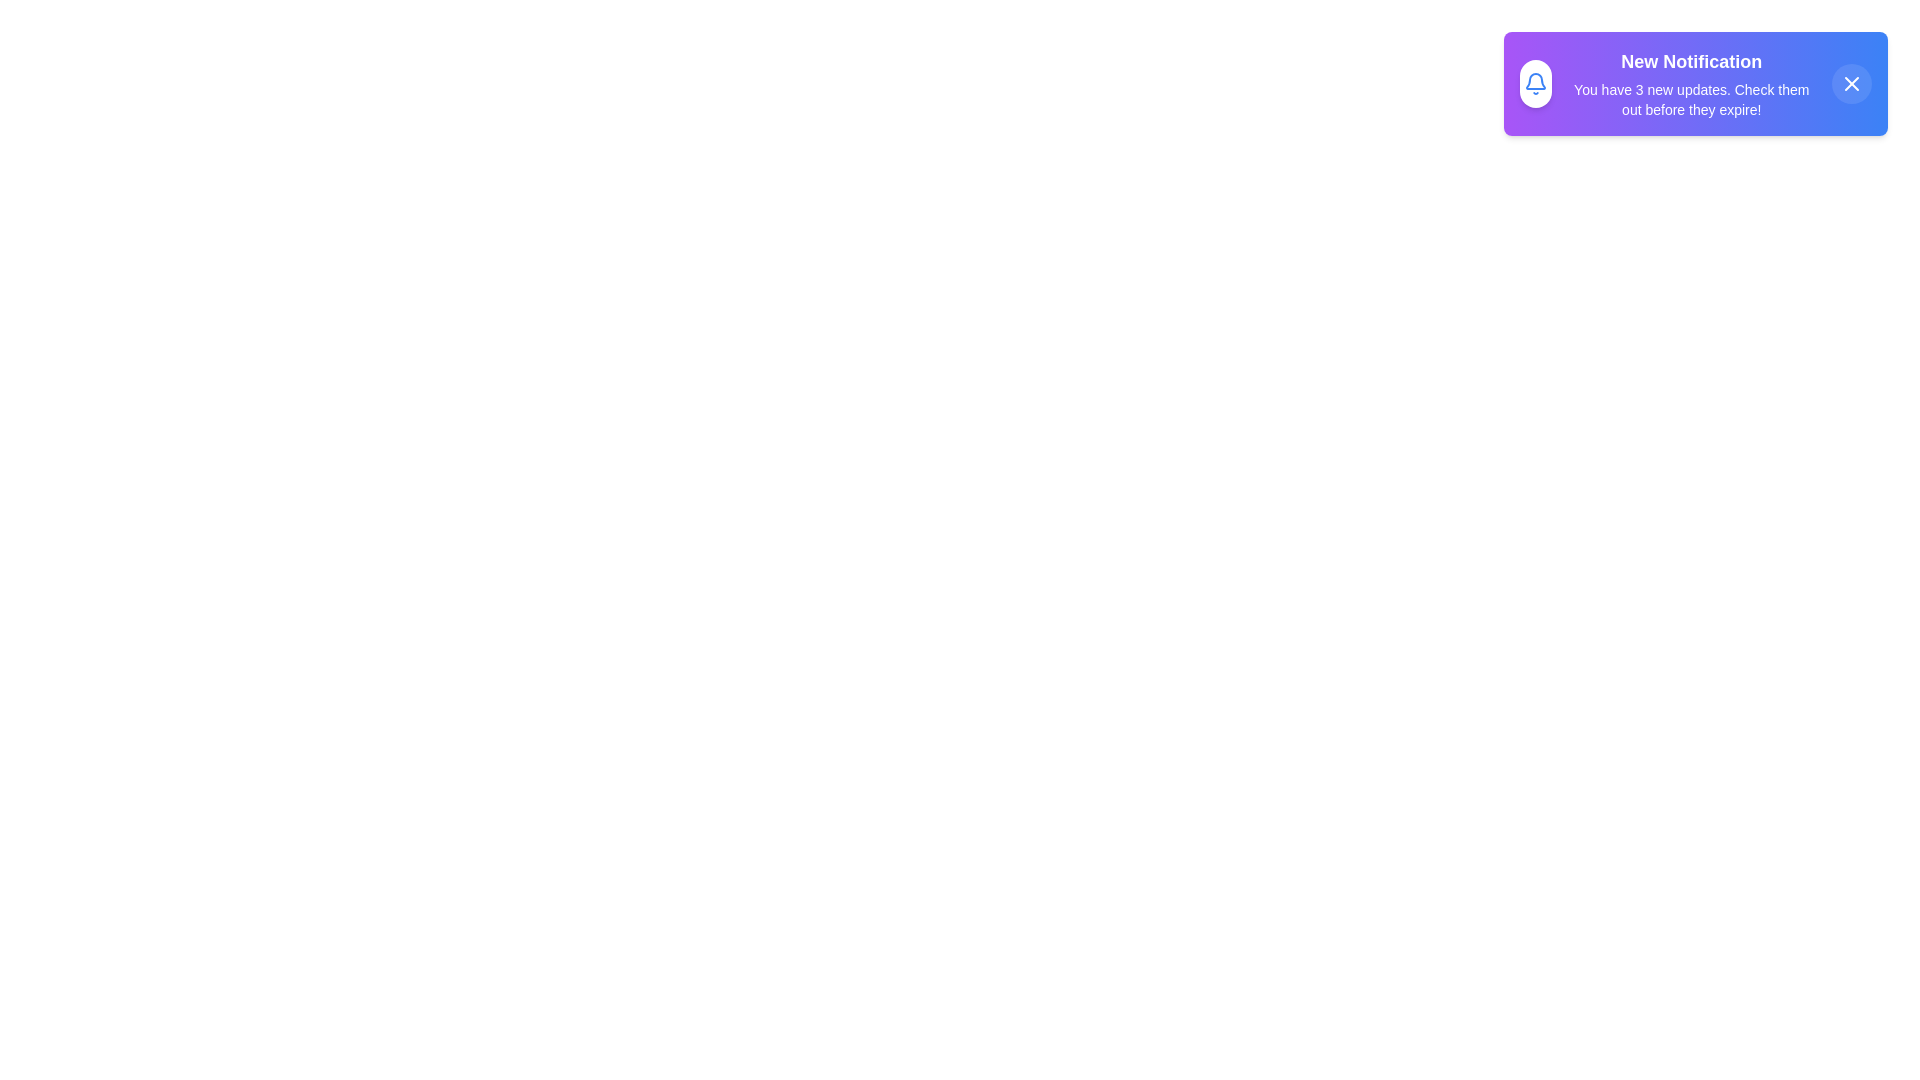 This screenshot has height=1080, width=1920. I want to click on the close button of the notification to dismiss it, so click(1851, 83).